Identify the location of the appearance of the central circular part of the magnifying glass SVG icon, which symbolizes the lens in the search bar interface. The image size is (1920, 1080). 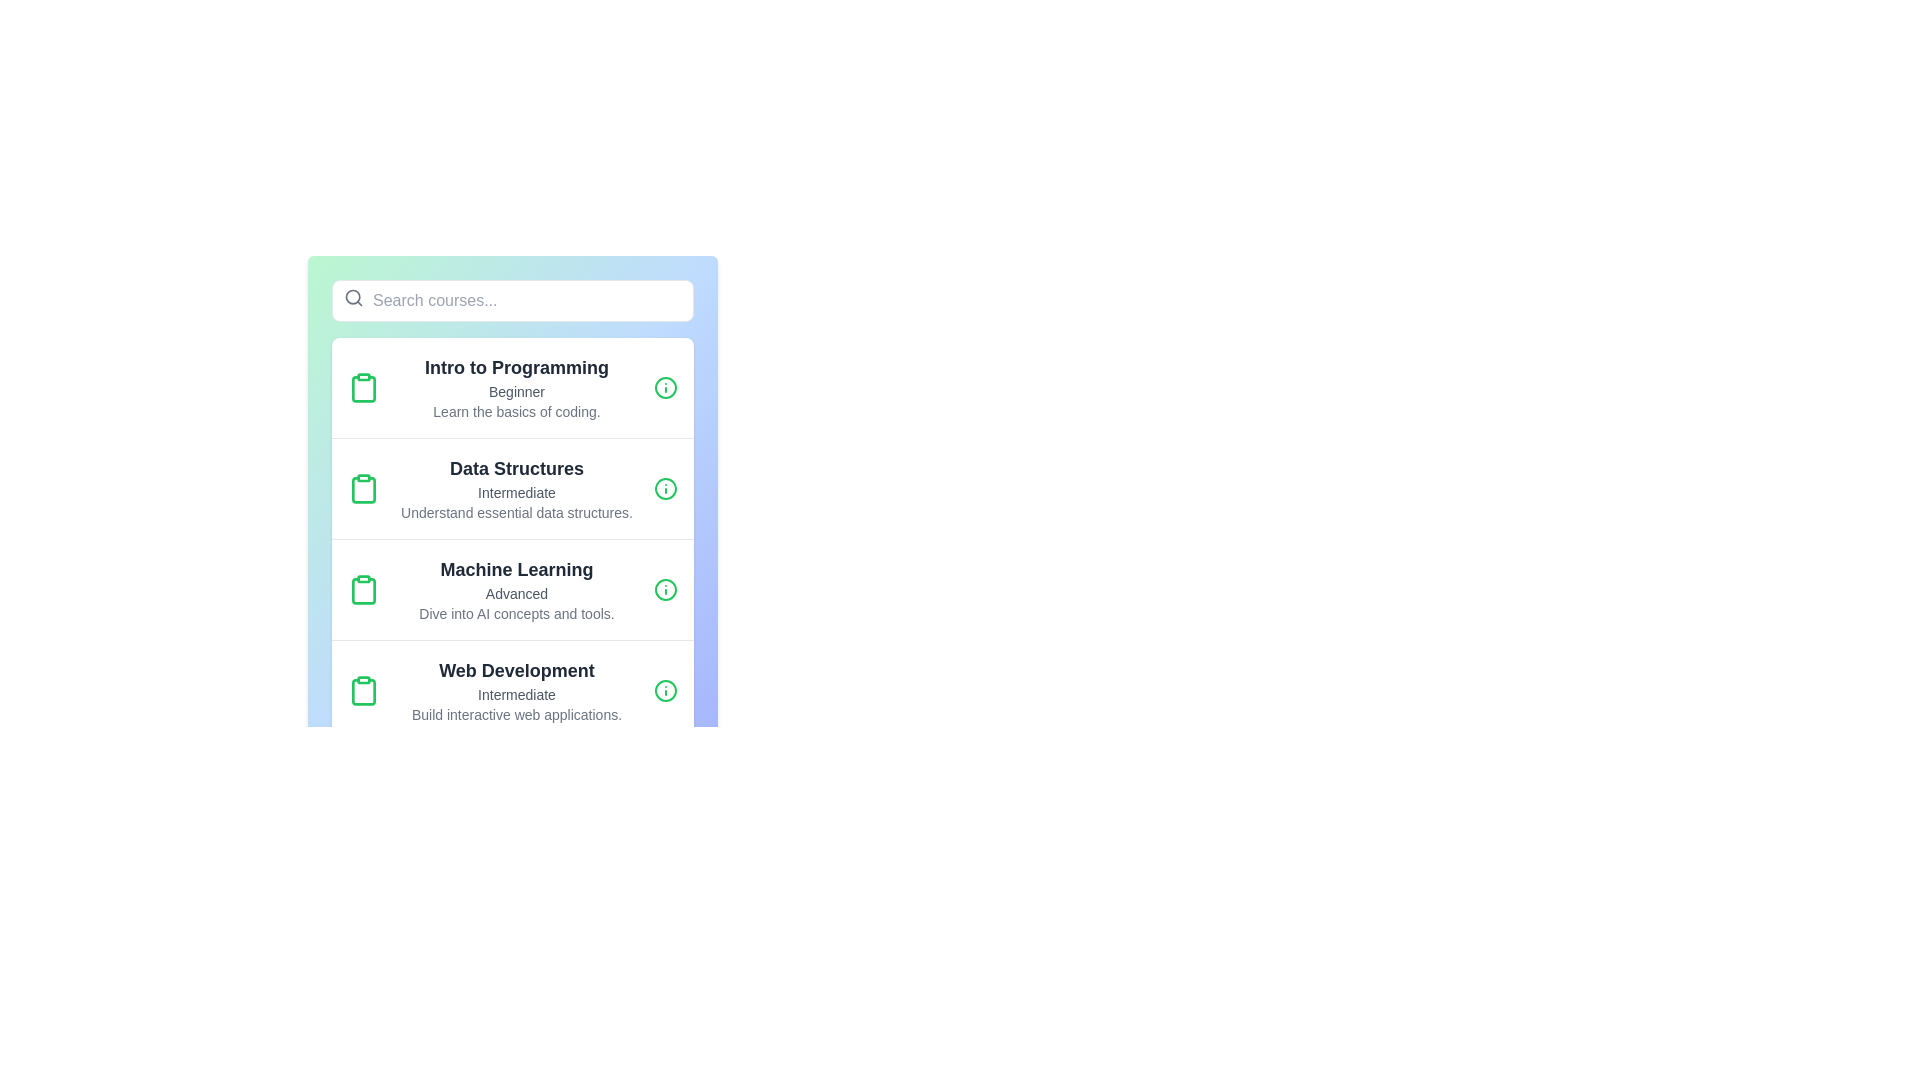
(353, 297).